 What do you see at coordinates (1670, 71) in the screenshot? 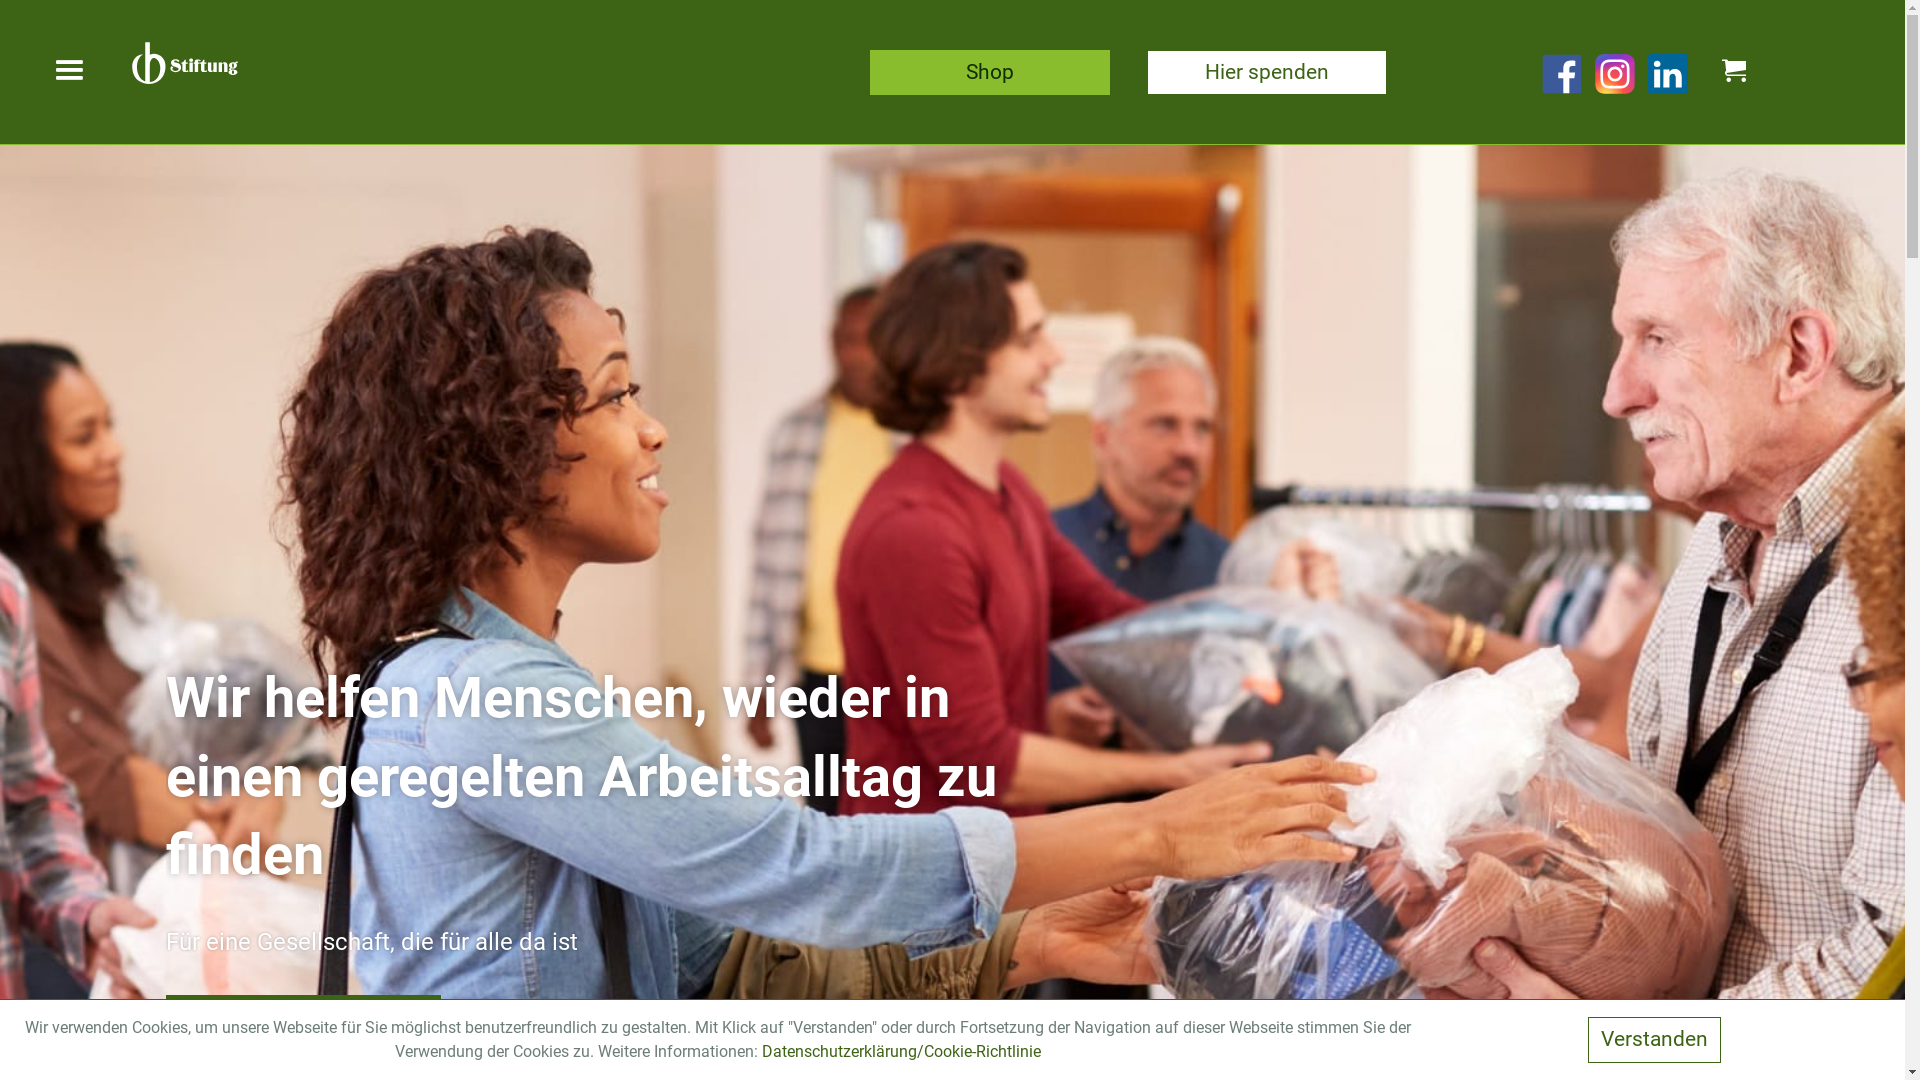
I see `'Linkedin-Link'` at bounding box center [1670, 71].